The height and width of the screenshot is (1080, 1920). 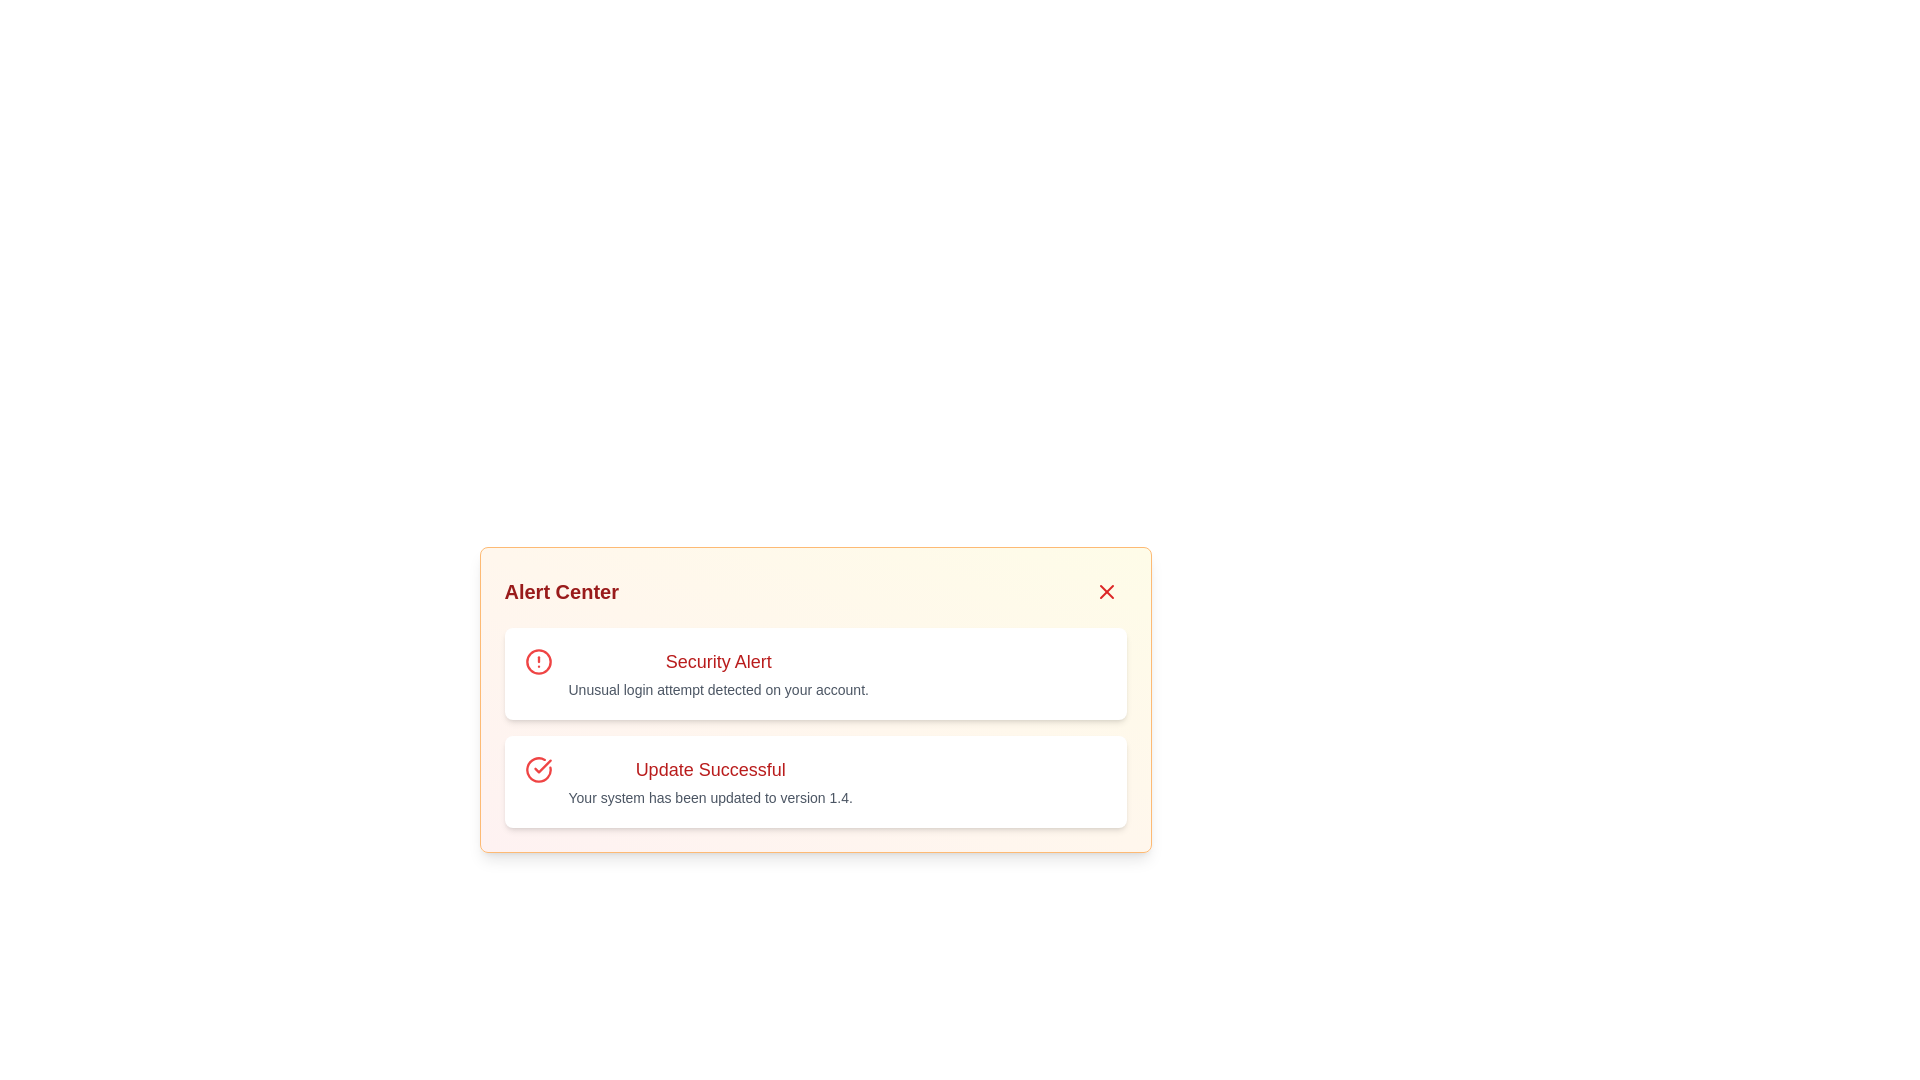 I want to click on alert message text located in the 'Alert Center' section below the 'Security Alert' headline, so click(x=718, y=689).